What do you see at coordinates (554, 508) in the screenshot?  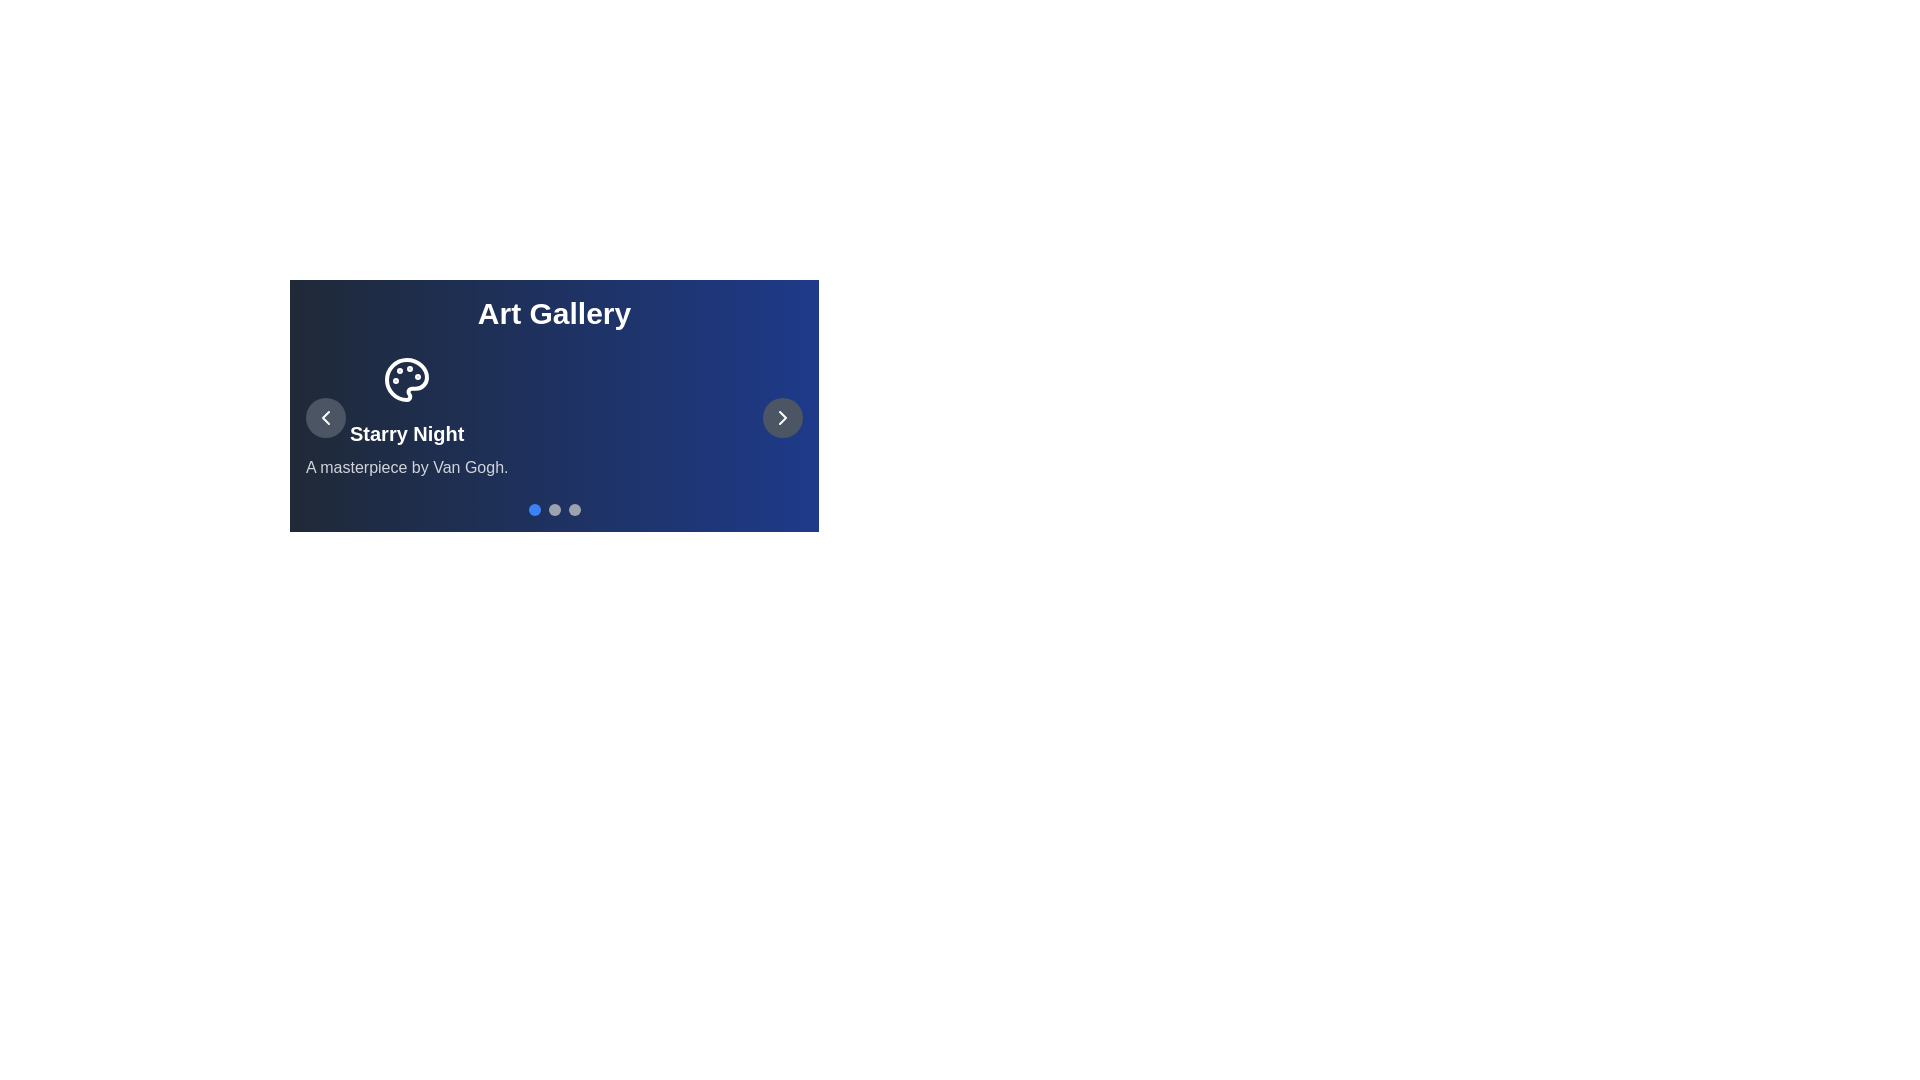 I see `the indicator dot corresponding to 1` at bounding box center [554, 508].